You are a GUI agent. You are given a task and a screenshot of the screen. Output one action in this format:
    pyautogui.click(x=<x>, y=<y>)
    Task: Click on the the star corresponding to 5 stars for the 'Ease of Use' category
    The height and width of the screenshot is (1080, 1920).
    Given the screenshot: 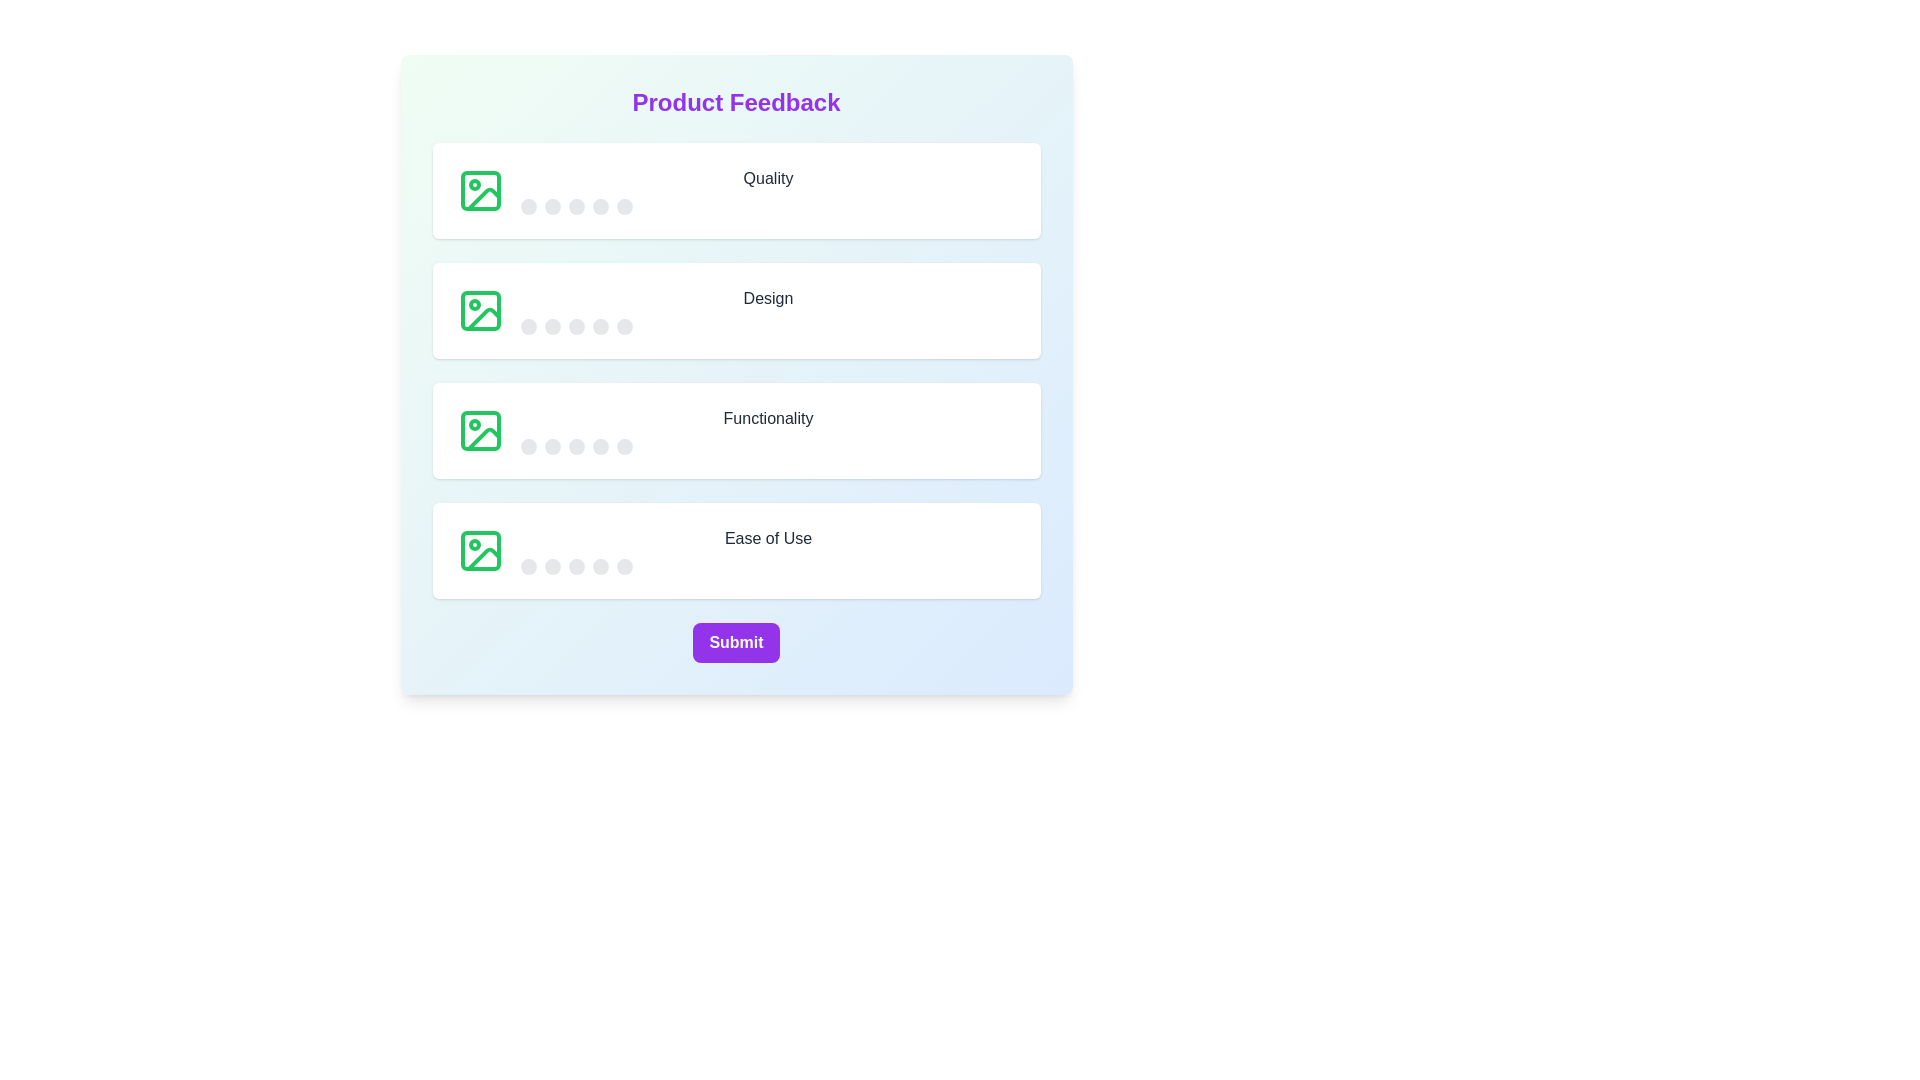 What is the action you would take?
    pyautogui.click(x=623, y=567)
    